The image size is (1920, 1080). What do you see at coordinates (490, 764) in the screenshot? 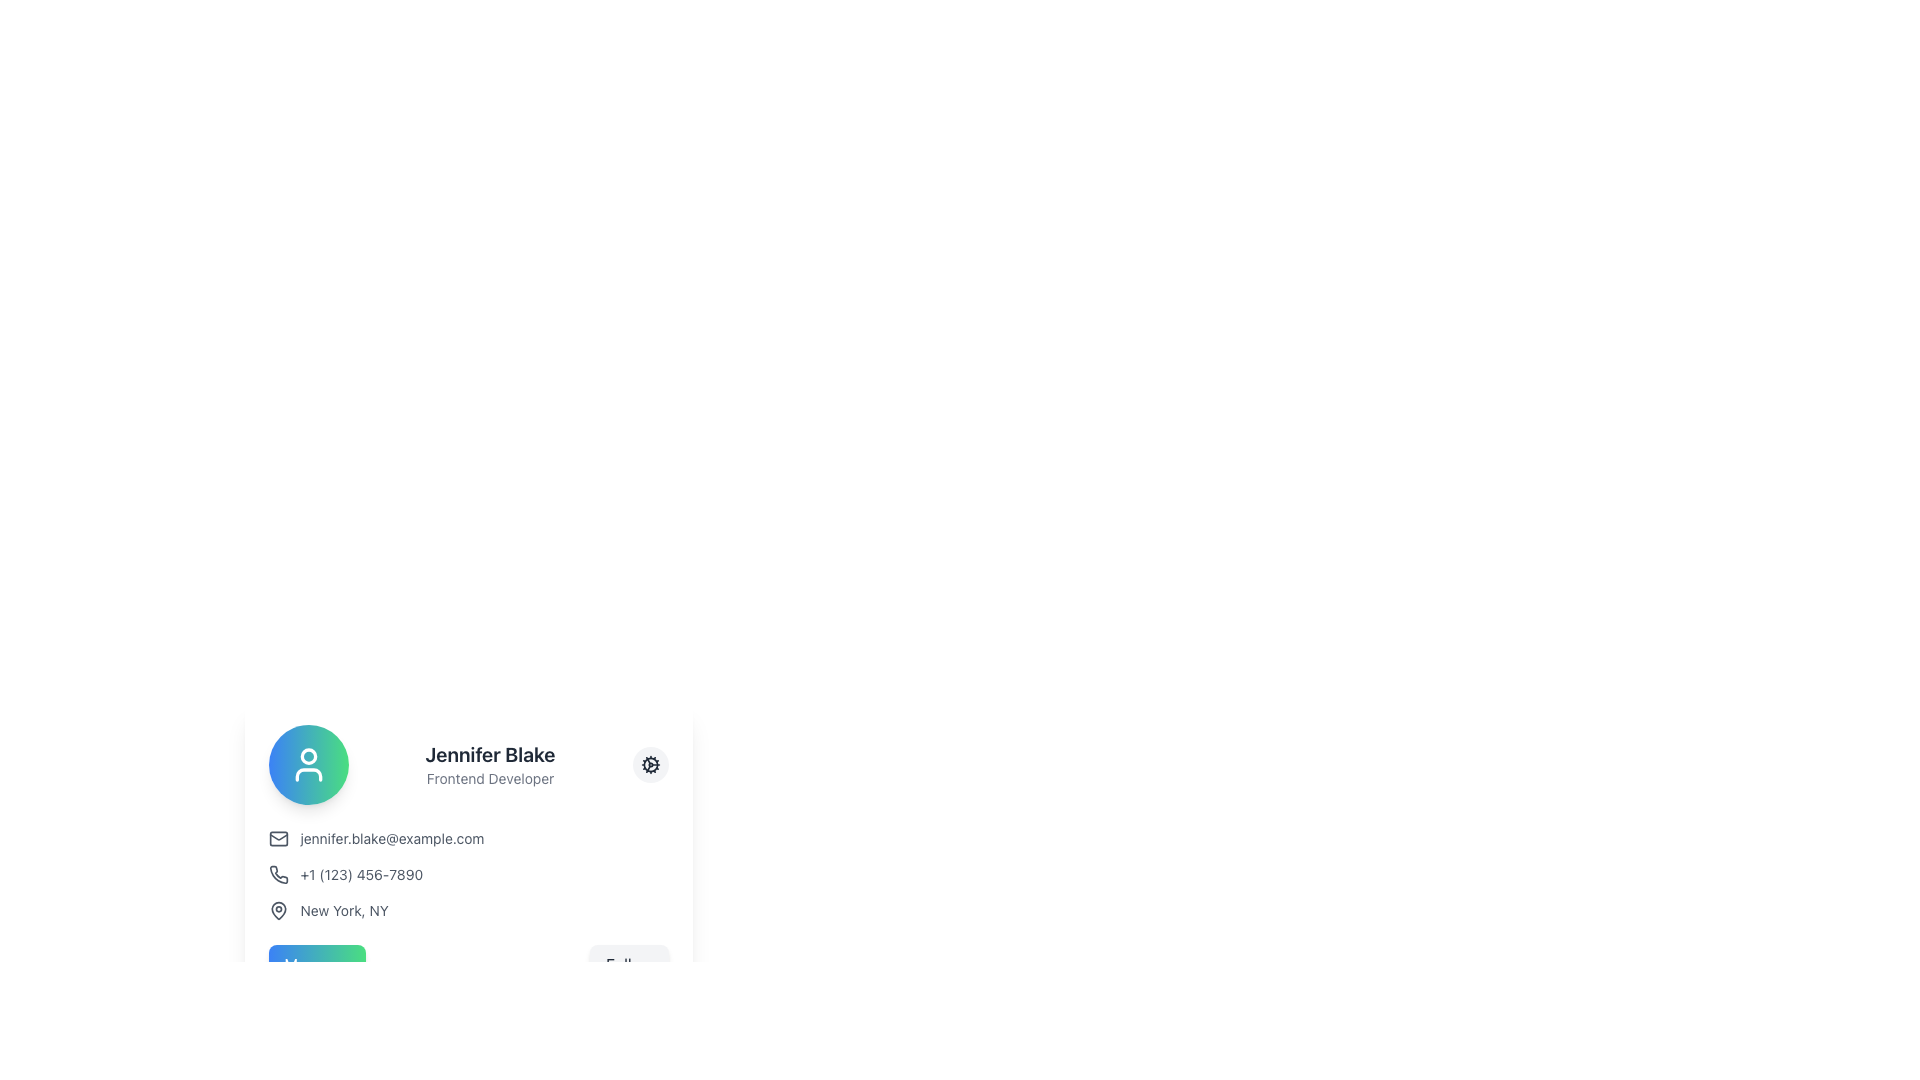
I see `the text block containing 'Jennifer Blake' and 'Frontend Developer' in the user profile card layout, located to the right of a circular icon` at bounding box center [490, 764].